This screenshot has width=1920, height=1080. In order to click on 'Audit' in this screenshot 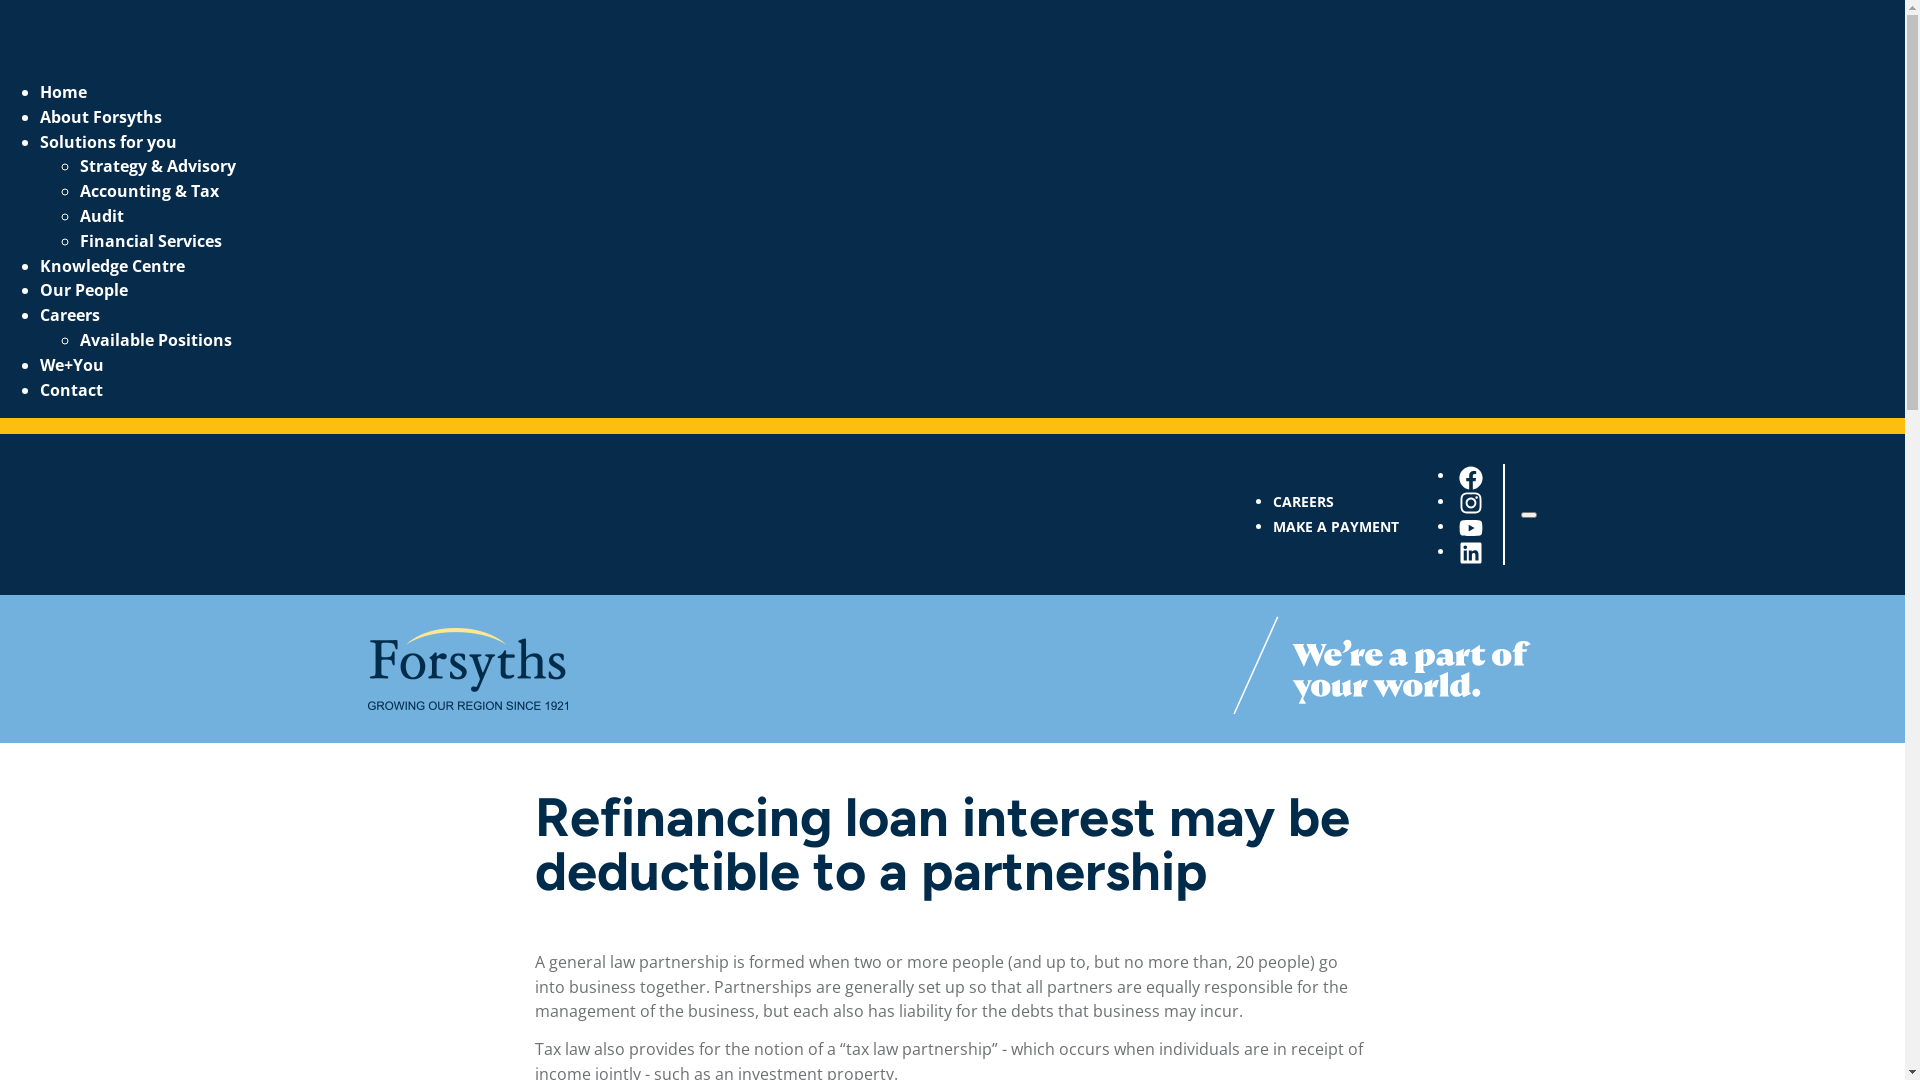, I will do `click(100, 216)`.